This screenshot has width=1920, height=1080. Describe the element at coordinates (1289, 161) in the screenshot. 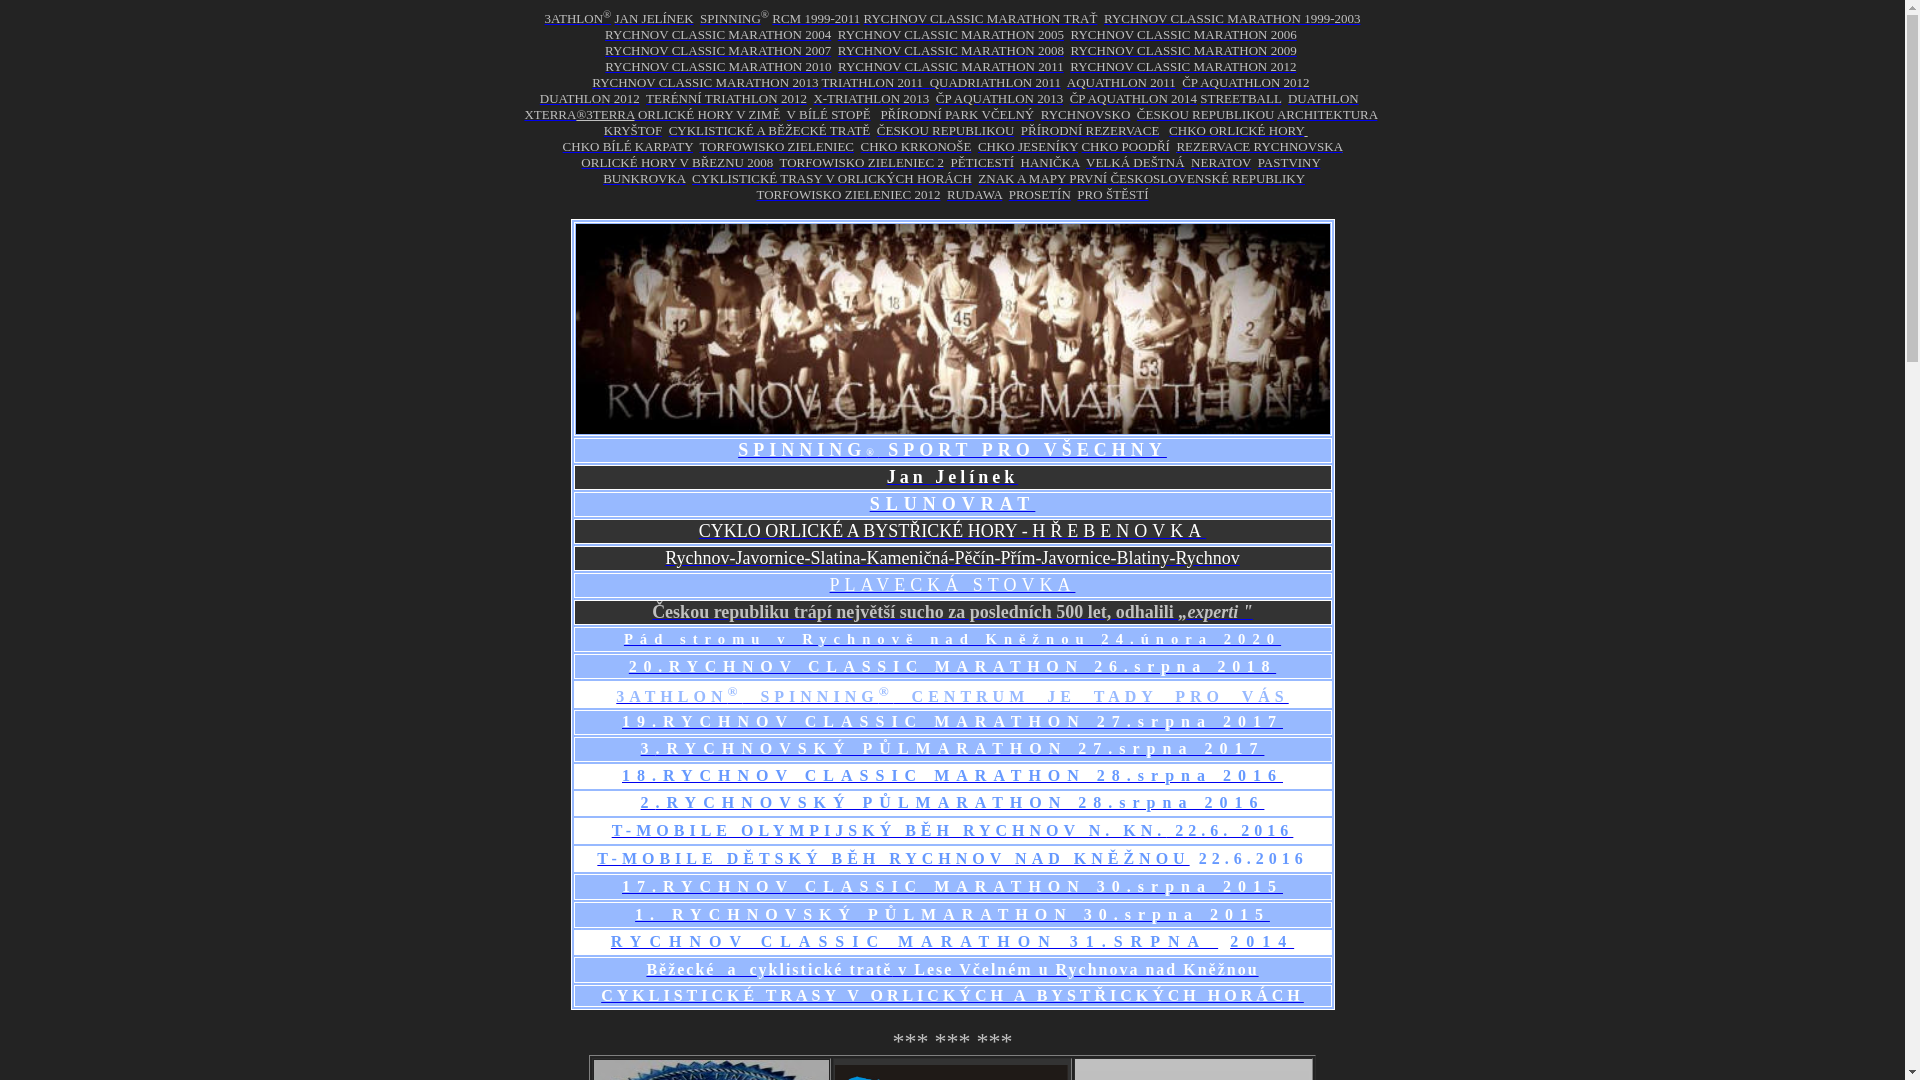

I see `'PASTVINY'` at that location.